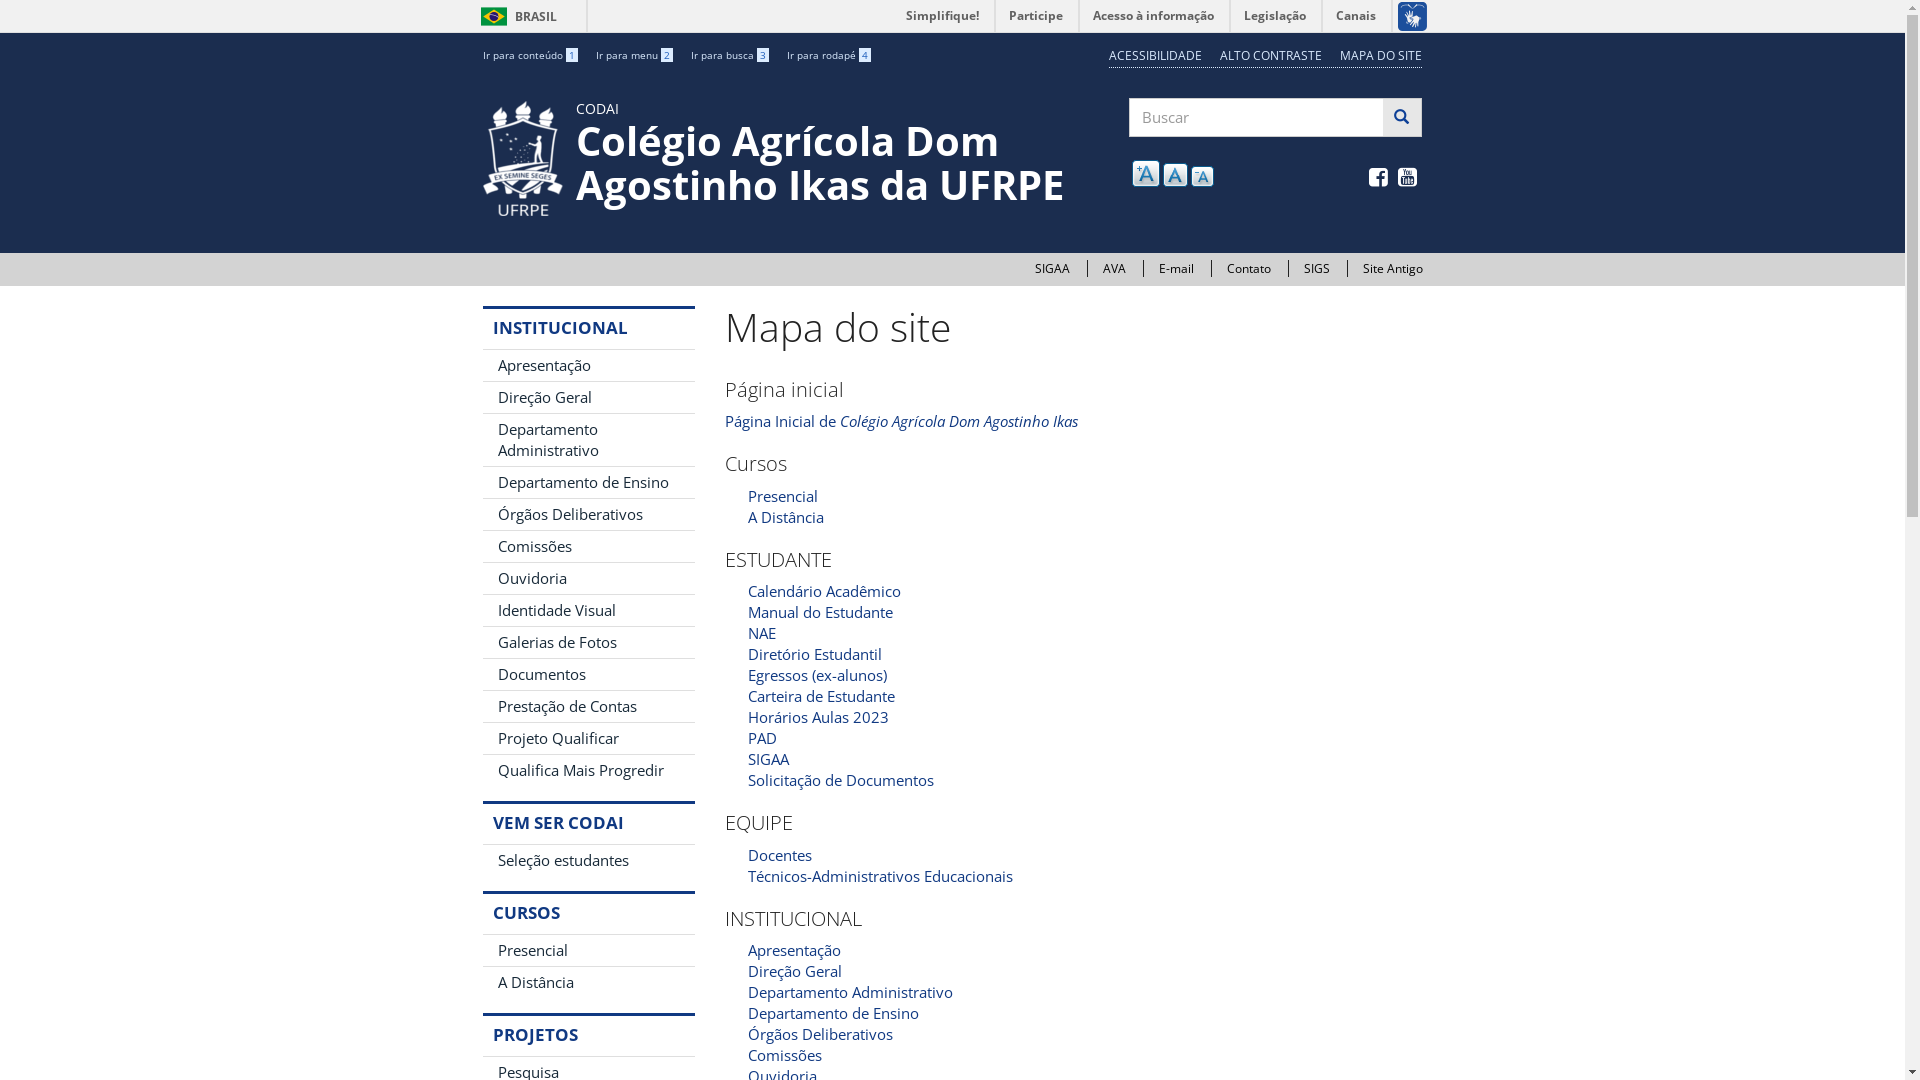 Image resolution: width=1920 pixels, height=1080 pixels. I want to click on 'Galerias de Fotos', so click(587, 642).